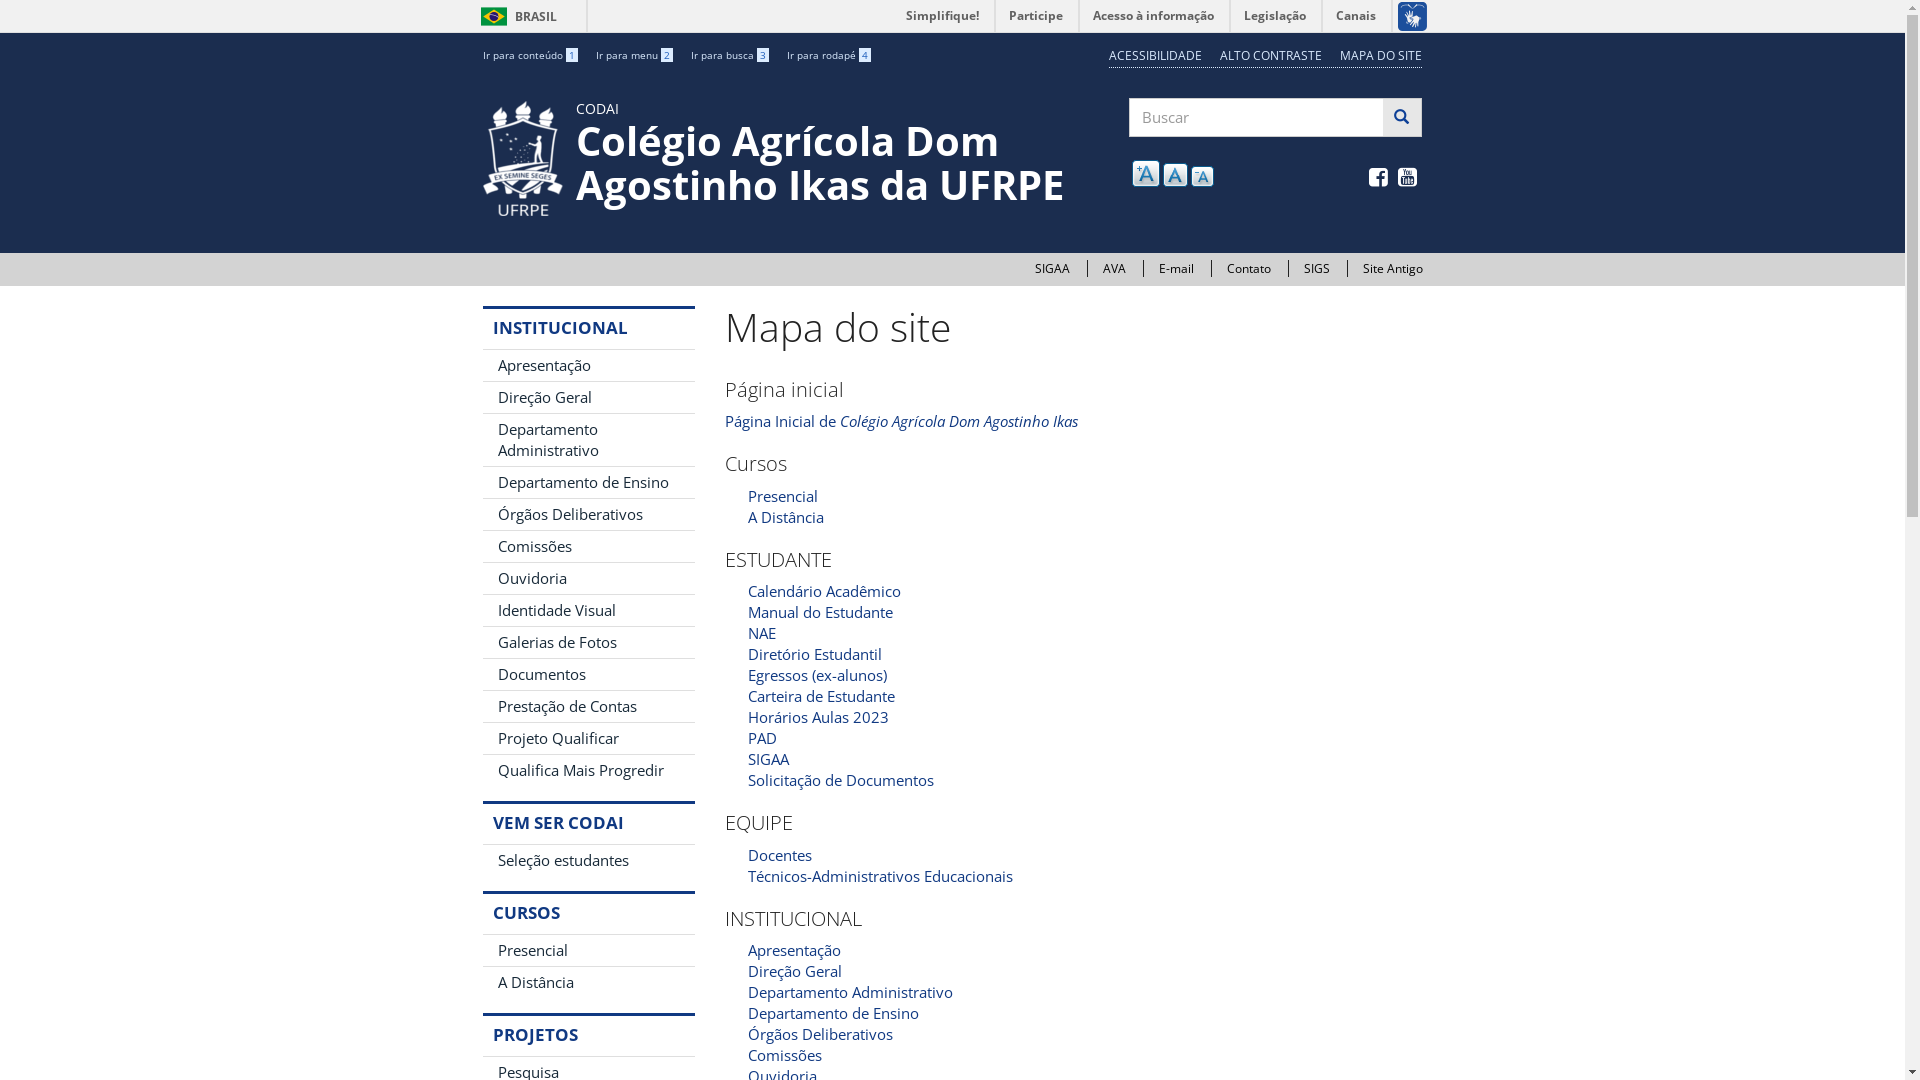 Image resolution: width=1920 pixels, height=1080 pixels. I want to click on 'Galerias de Fotos', so click(587, 642).